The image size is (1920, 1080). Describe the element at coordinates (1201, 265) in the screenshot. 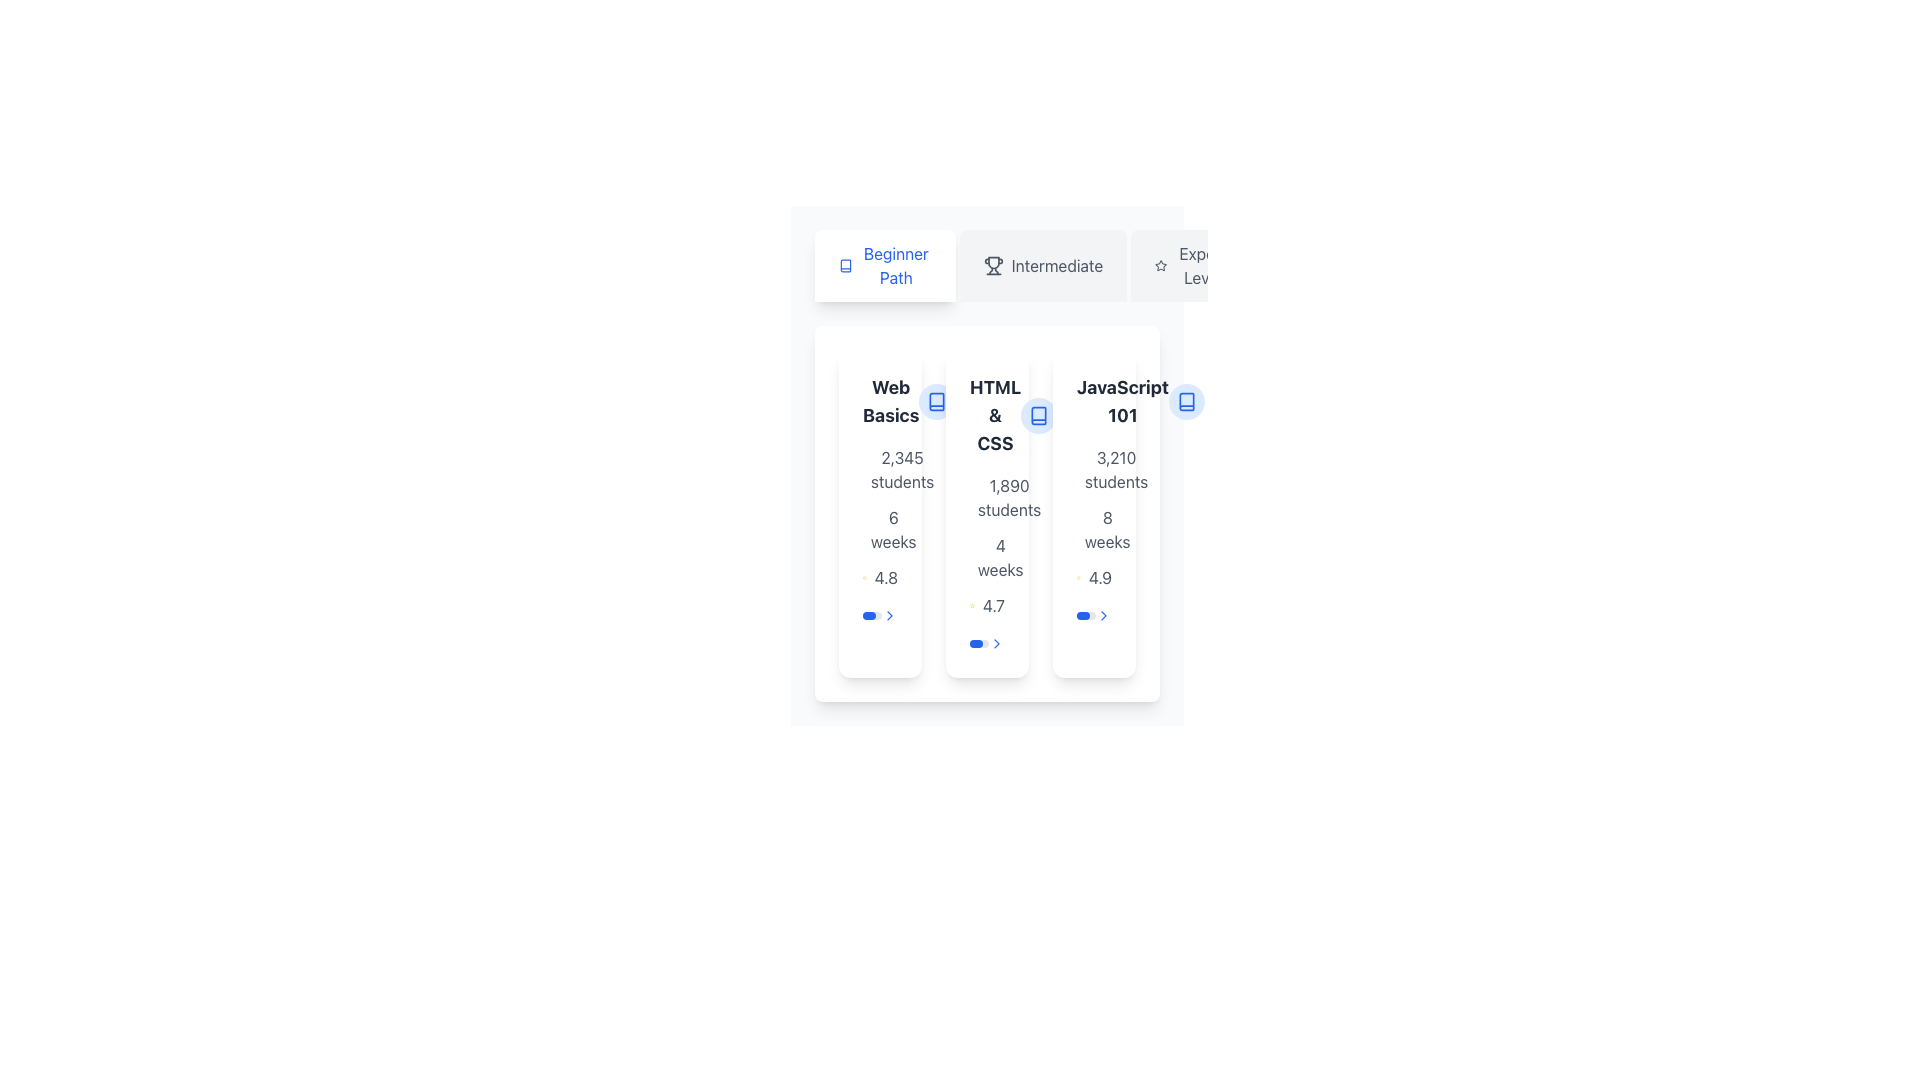

I see `the 'Expert Level' label element, which displays the text in a sans-serif typeface on a light gray background` at that location.